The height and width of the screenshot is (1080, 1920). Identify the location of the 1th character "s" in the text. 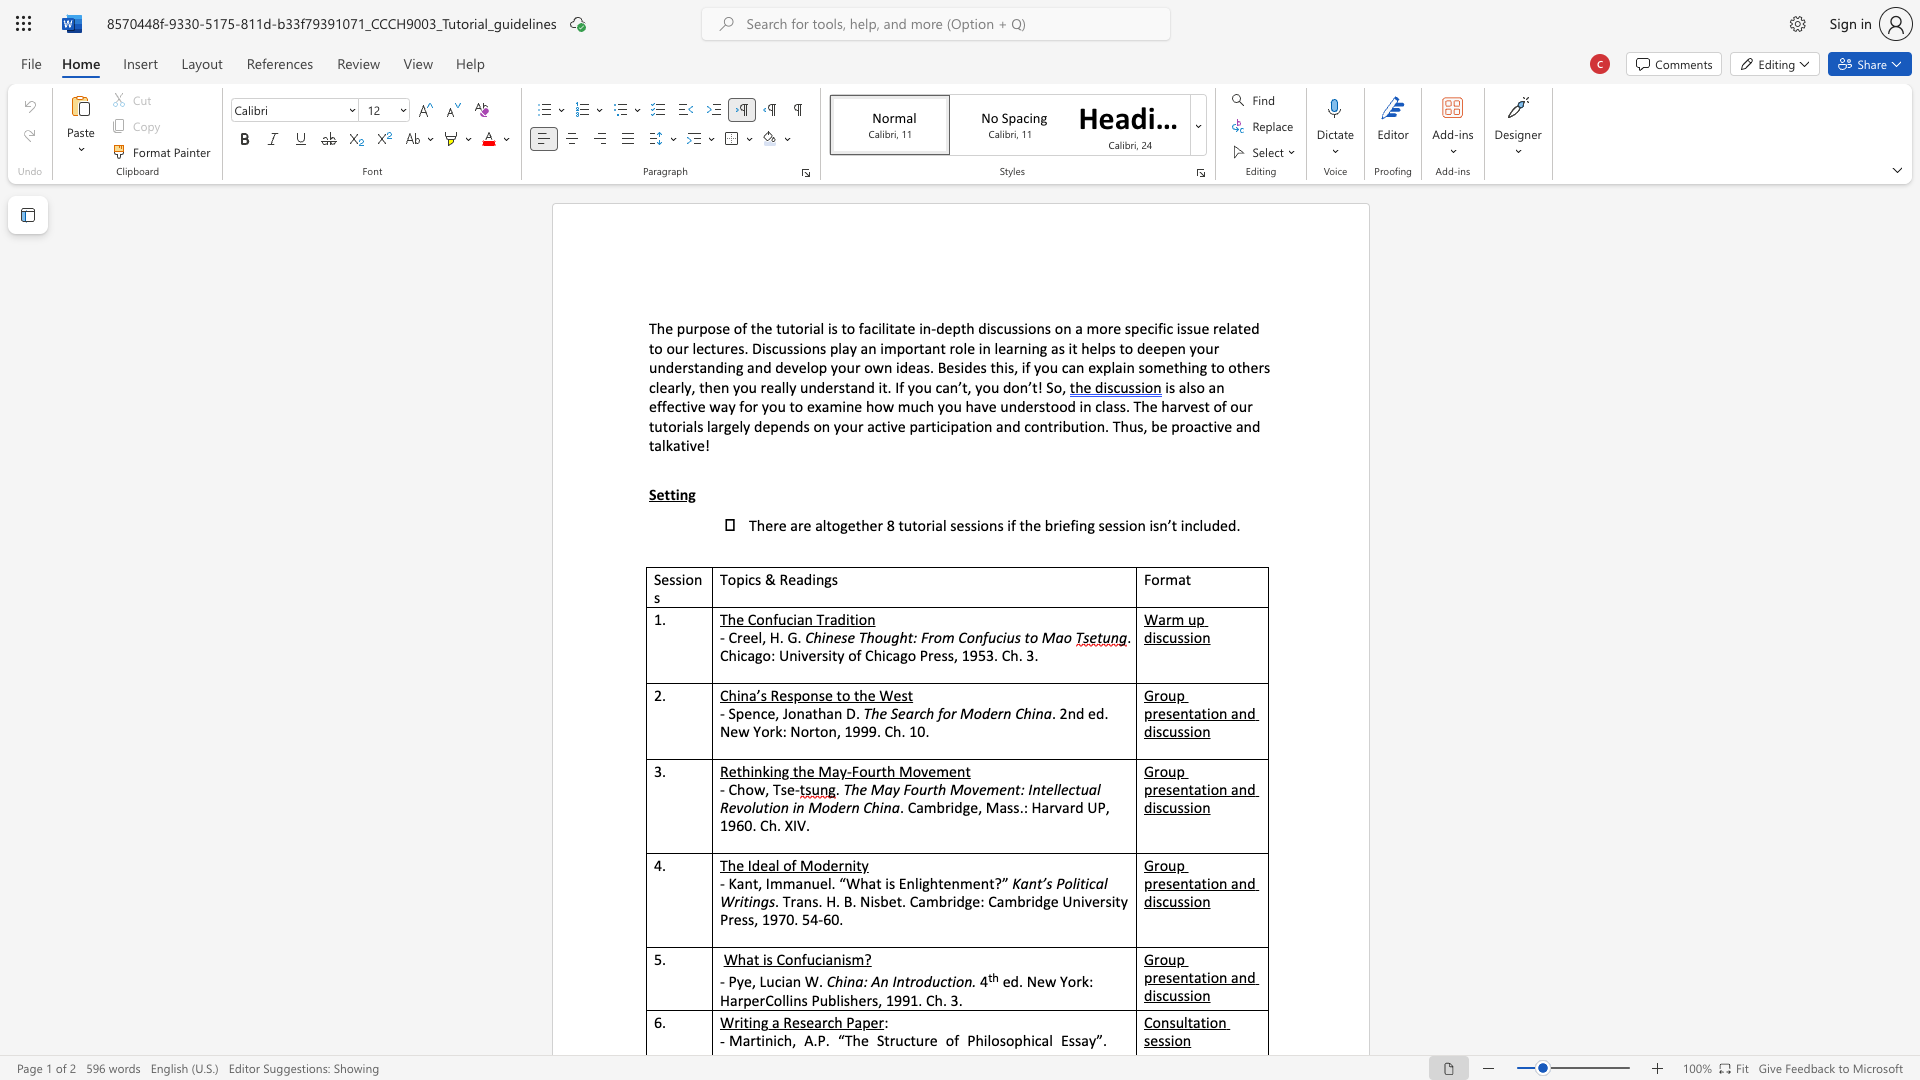
(1060, 347).